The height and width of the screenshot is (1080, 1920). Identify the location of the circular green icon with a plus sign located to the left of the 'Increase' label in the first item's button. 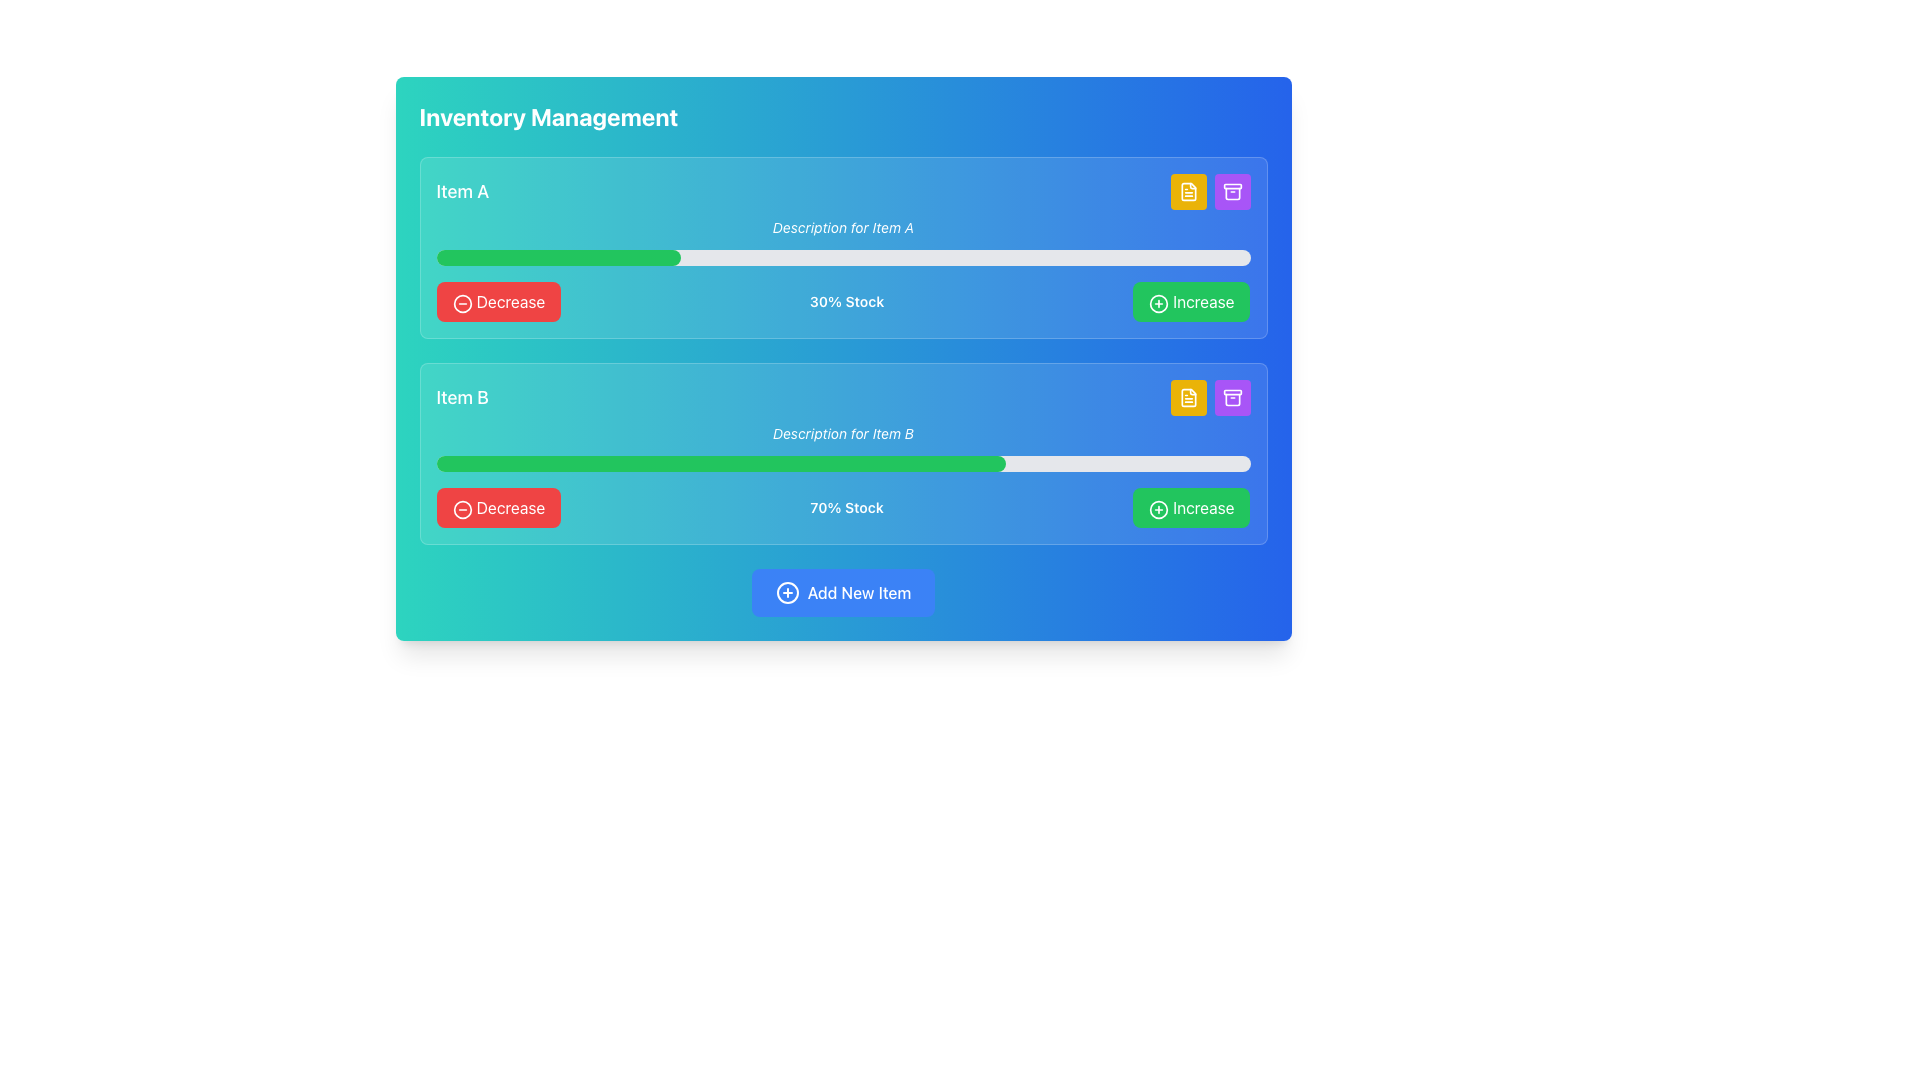
(1158, 303).